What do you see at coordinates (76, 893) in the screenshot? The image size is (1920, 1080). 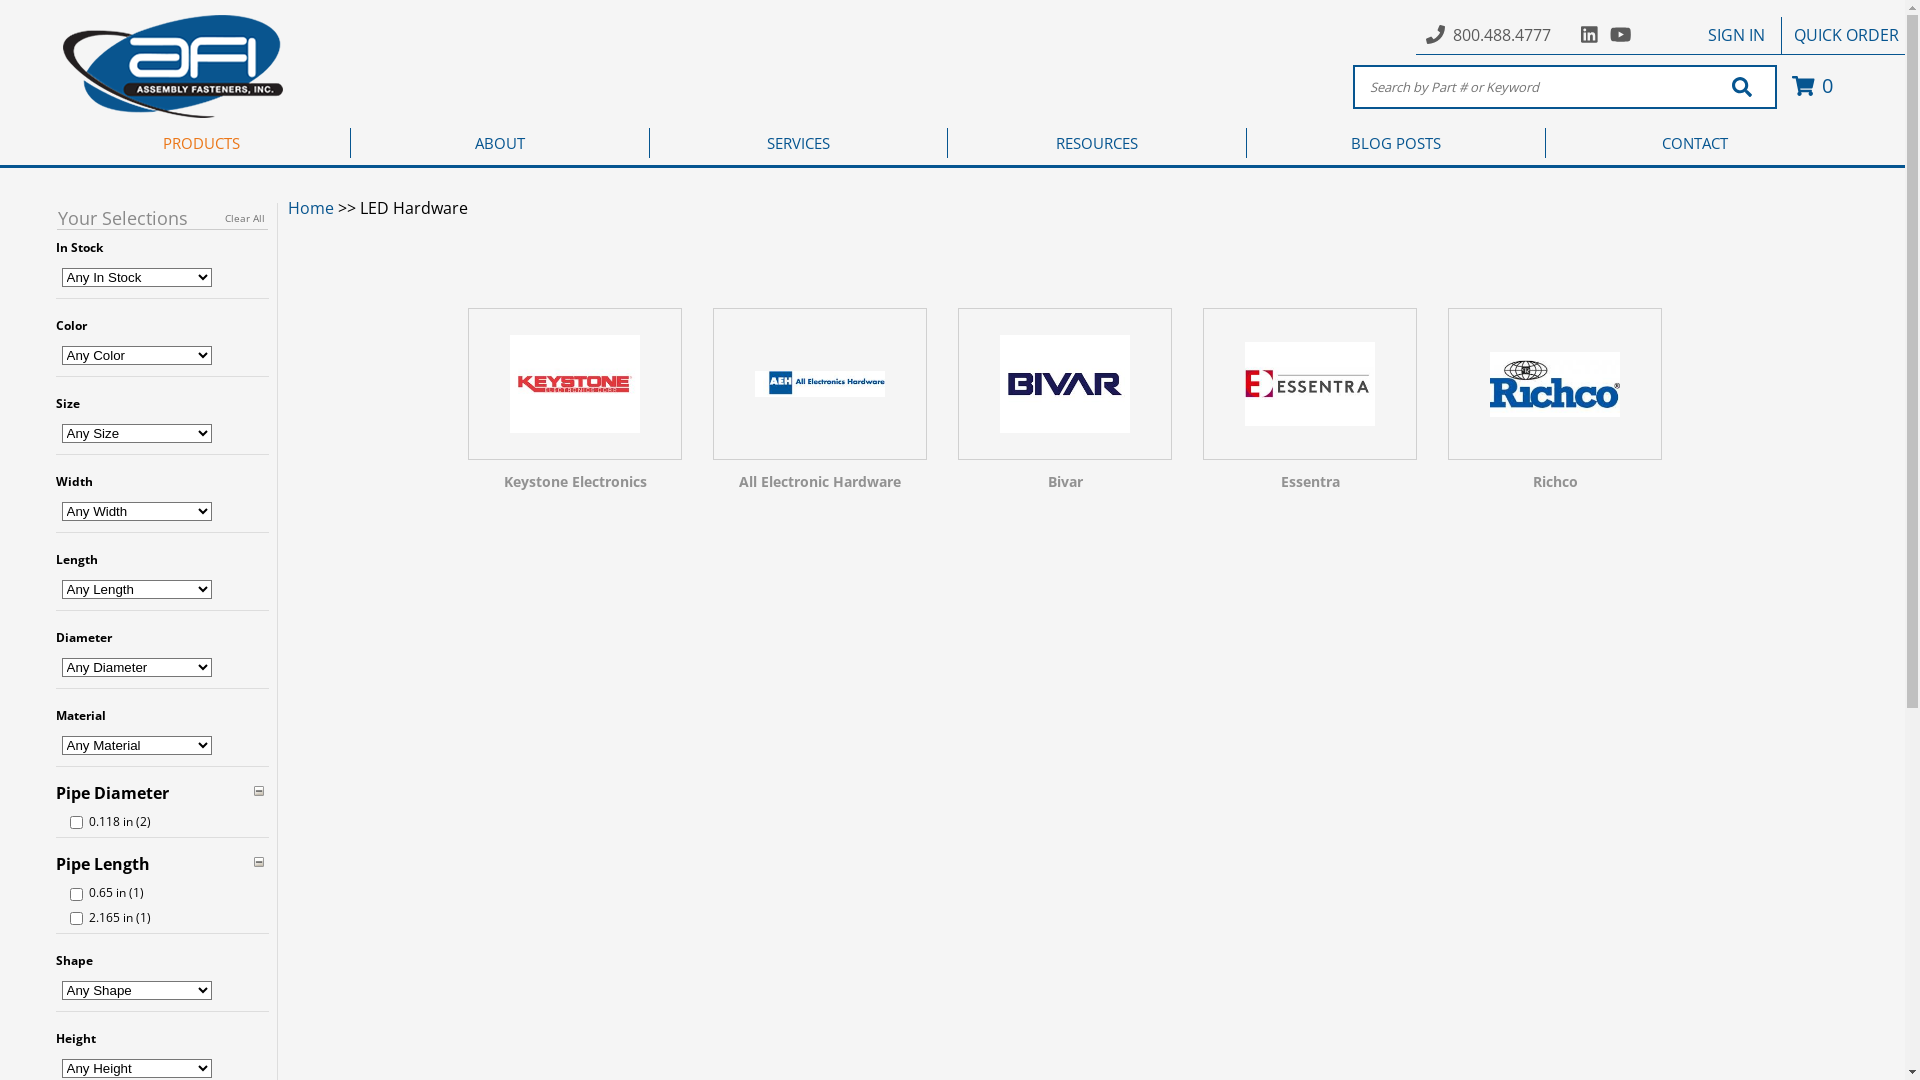 I see `'0@@2e65 in'` at bounding box center [76, 893].